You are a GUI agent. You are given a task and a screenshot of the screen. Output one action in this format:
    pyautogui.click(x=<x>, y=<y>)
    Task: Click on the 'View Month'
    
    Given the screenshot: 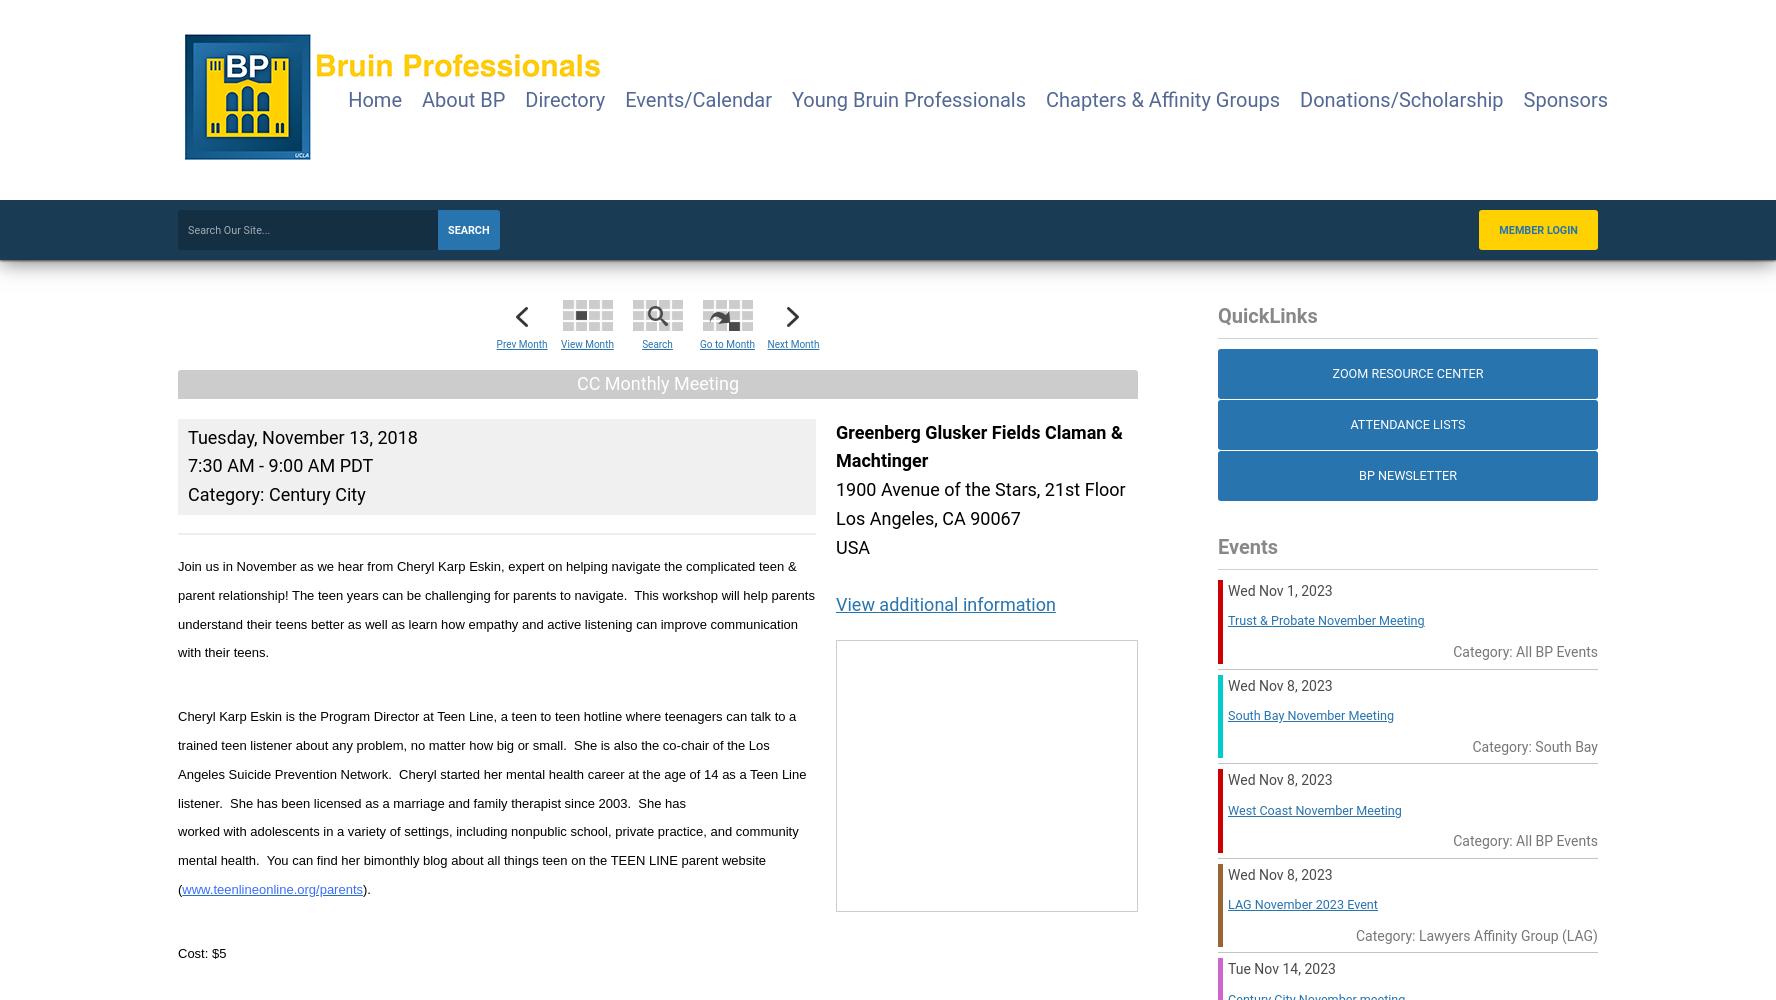 What is the action you would take?
    pyautogui.click(x=586, y=343)
    